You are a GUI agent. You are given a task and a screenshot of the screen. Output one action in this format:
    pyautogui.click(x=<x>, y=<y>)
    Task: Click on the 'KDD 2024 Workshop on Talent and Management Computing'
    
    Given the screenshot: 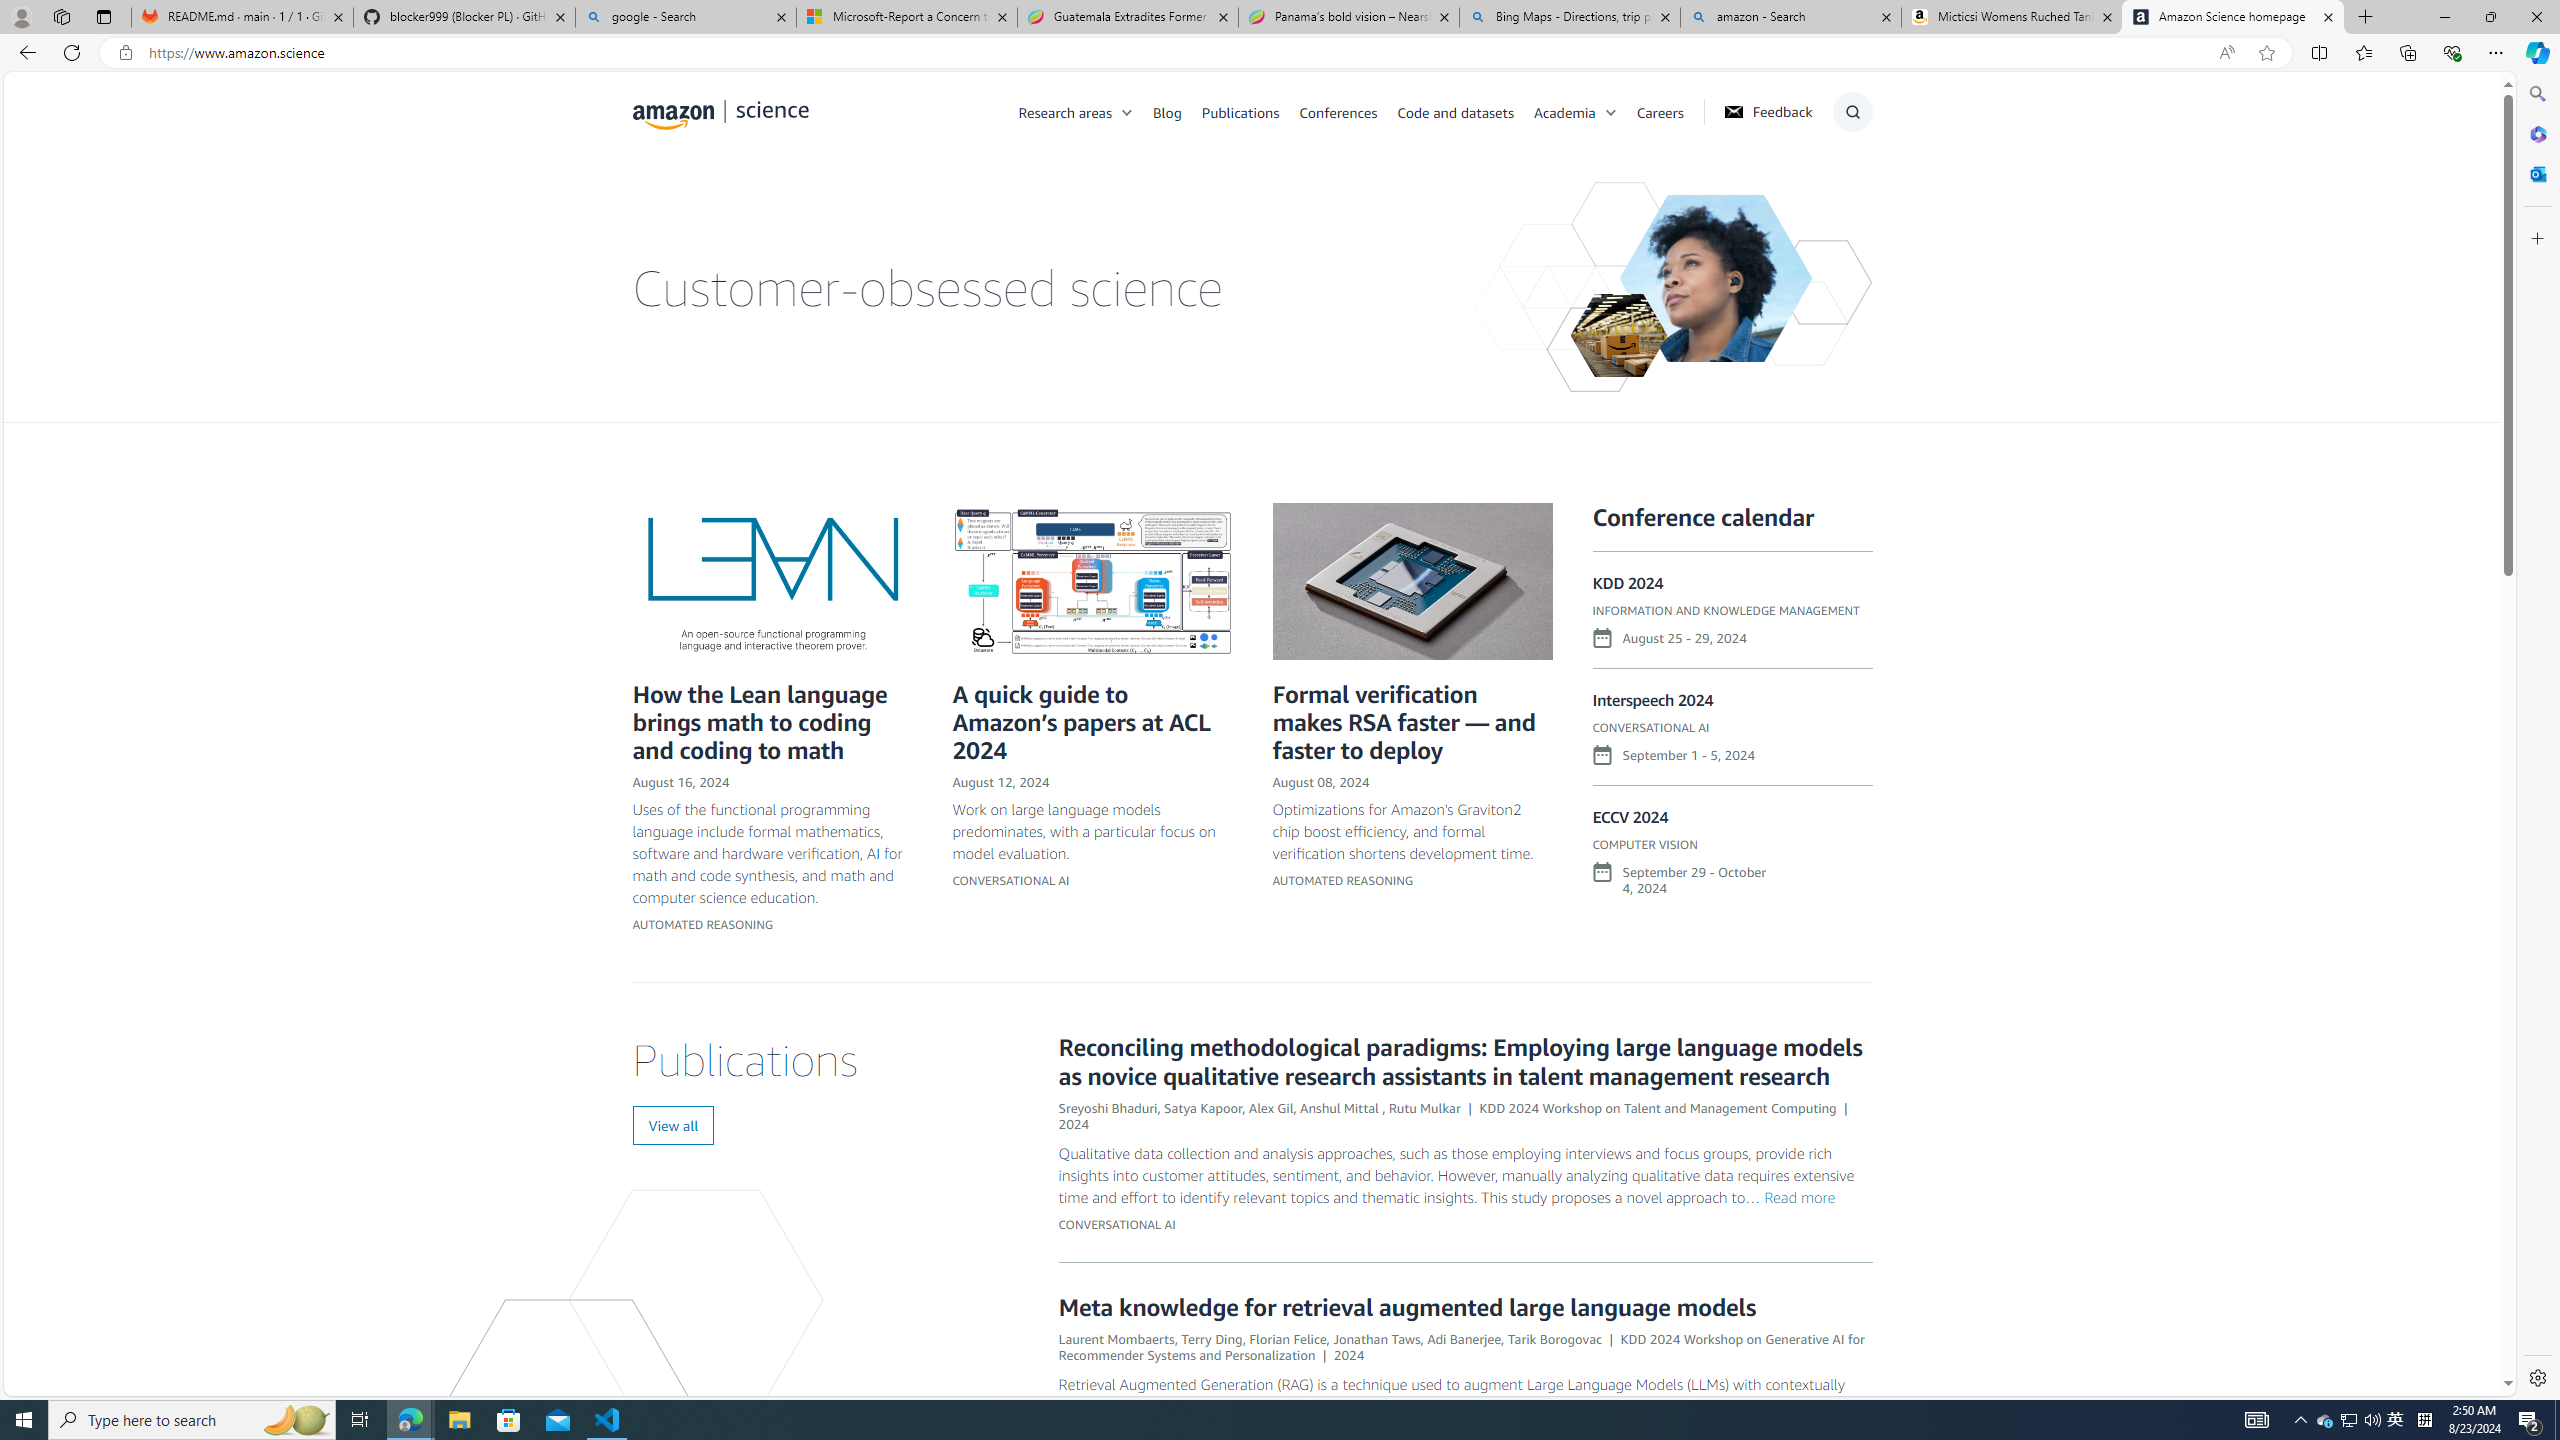 What is the action you would take?
    pyautogui.click(x=1658, y=1106)
    